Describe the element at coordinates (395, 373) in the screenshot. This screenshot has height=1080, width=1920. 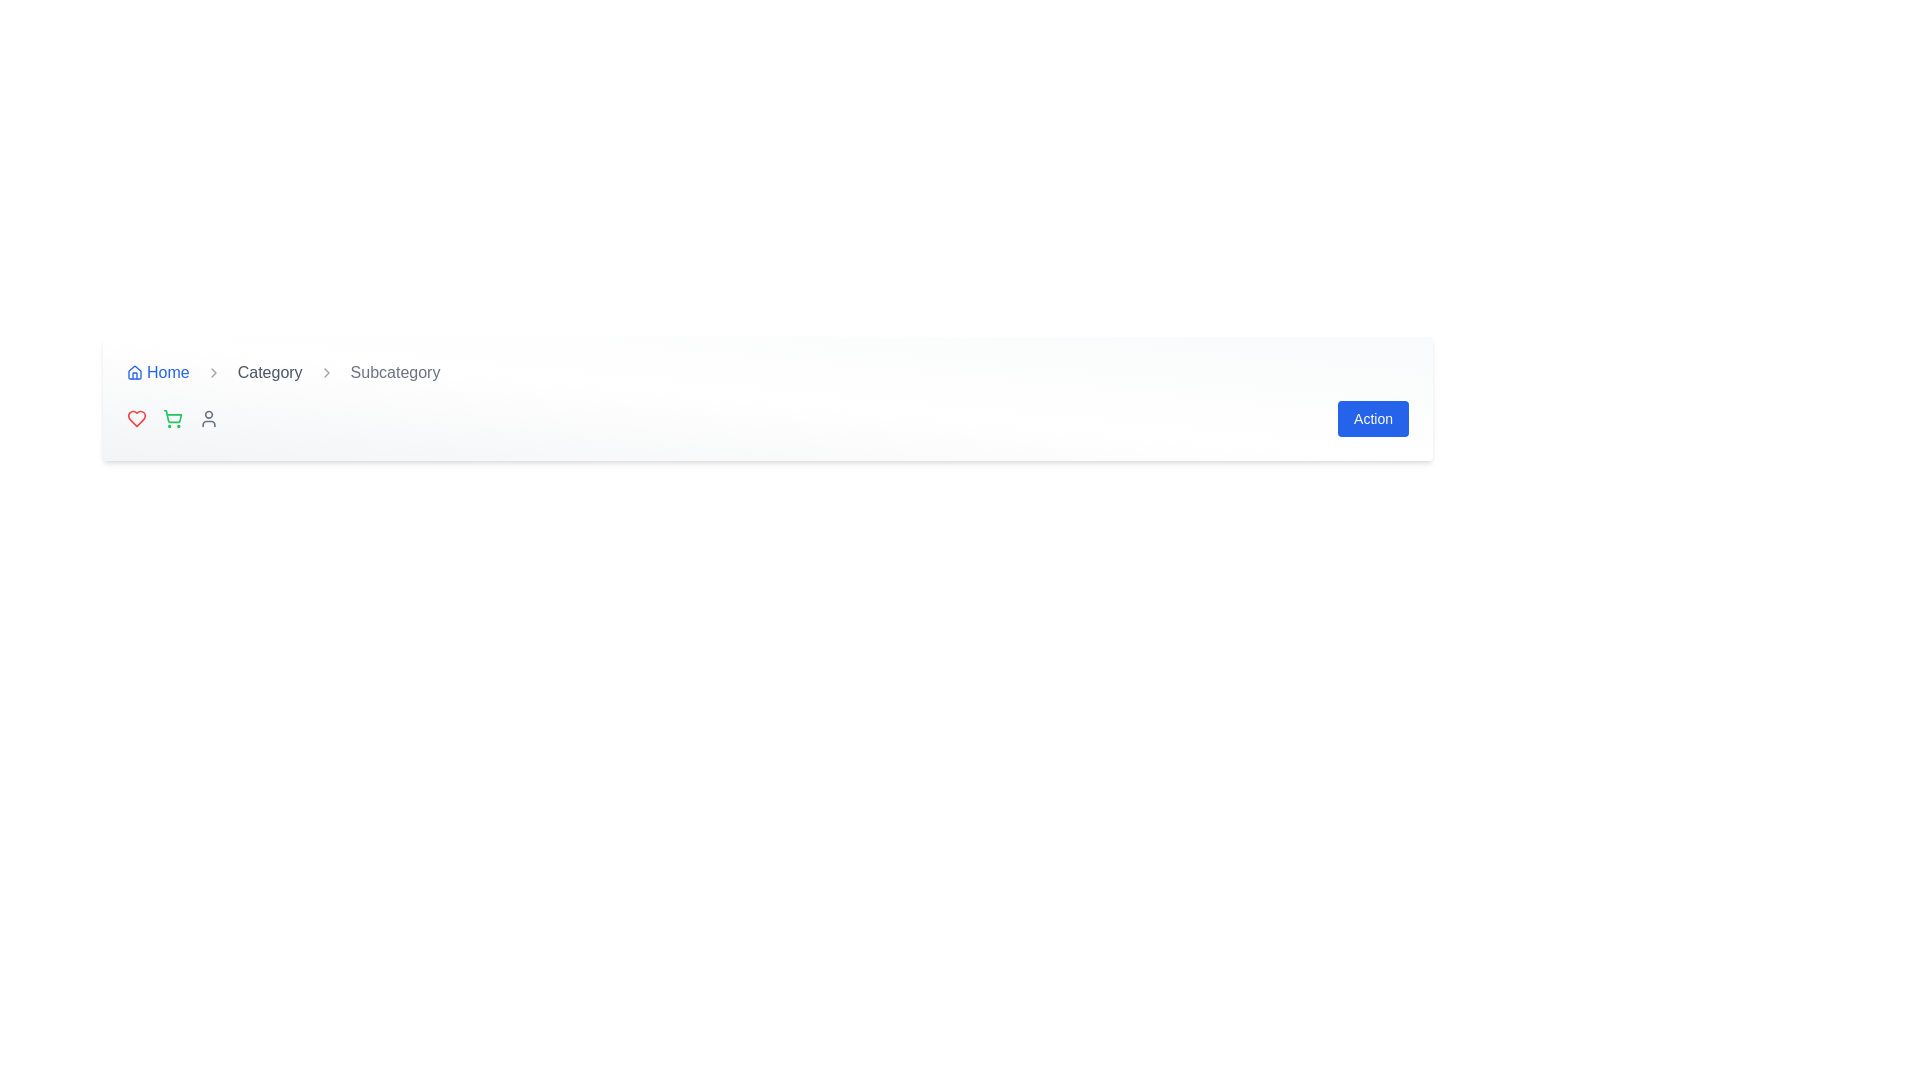
I see `the static text label indicating the current subcategory level in the breadcrumb navigation, which is the third part of the breadcrumb bar located to the right of the 'Category' label` at that location.